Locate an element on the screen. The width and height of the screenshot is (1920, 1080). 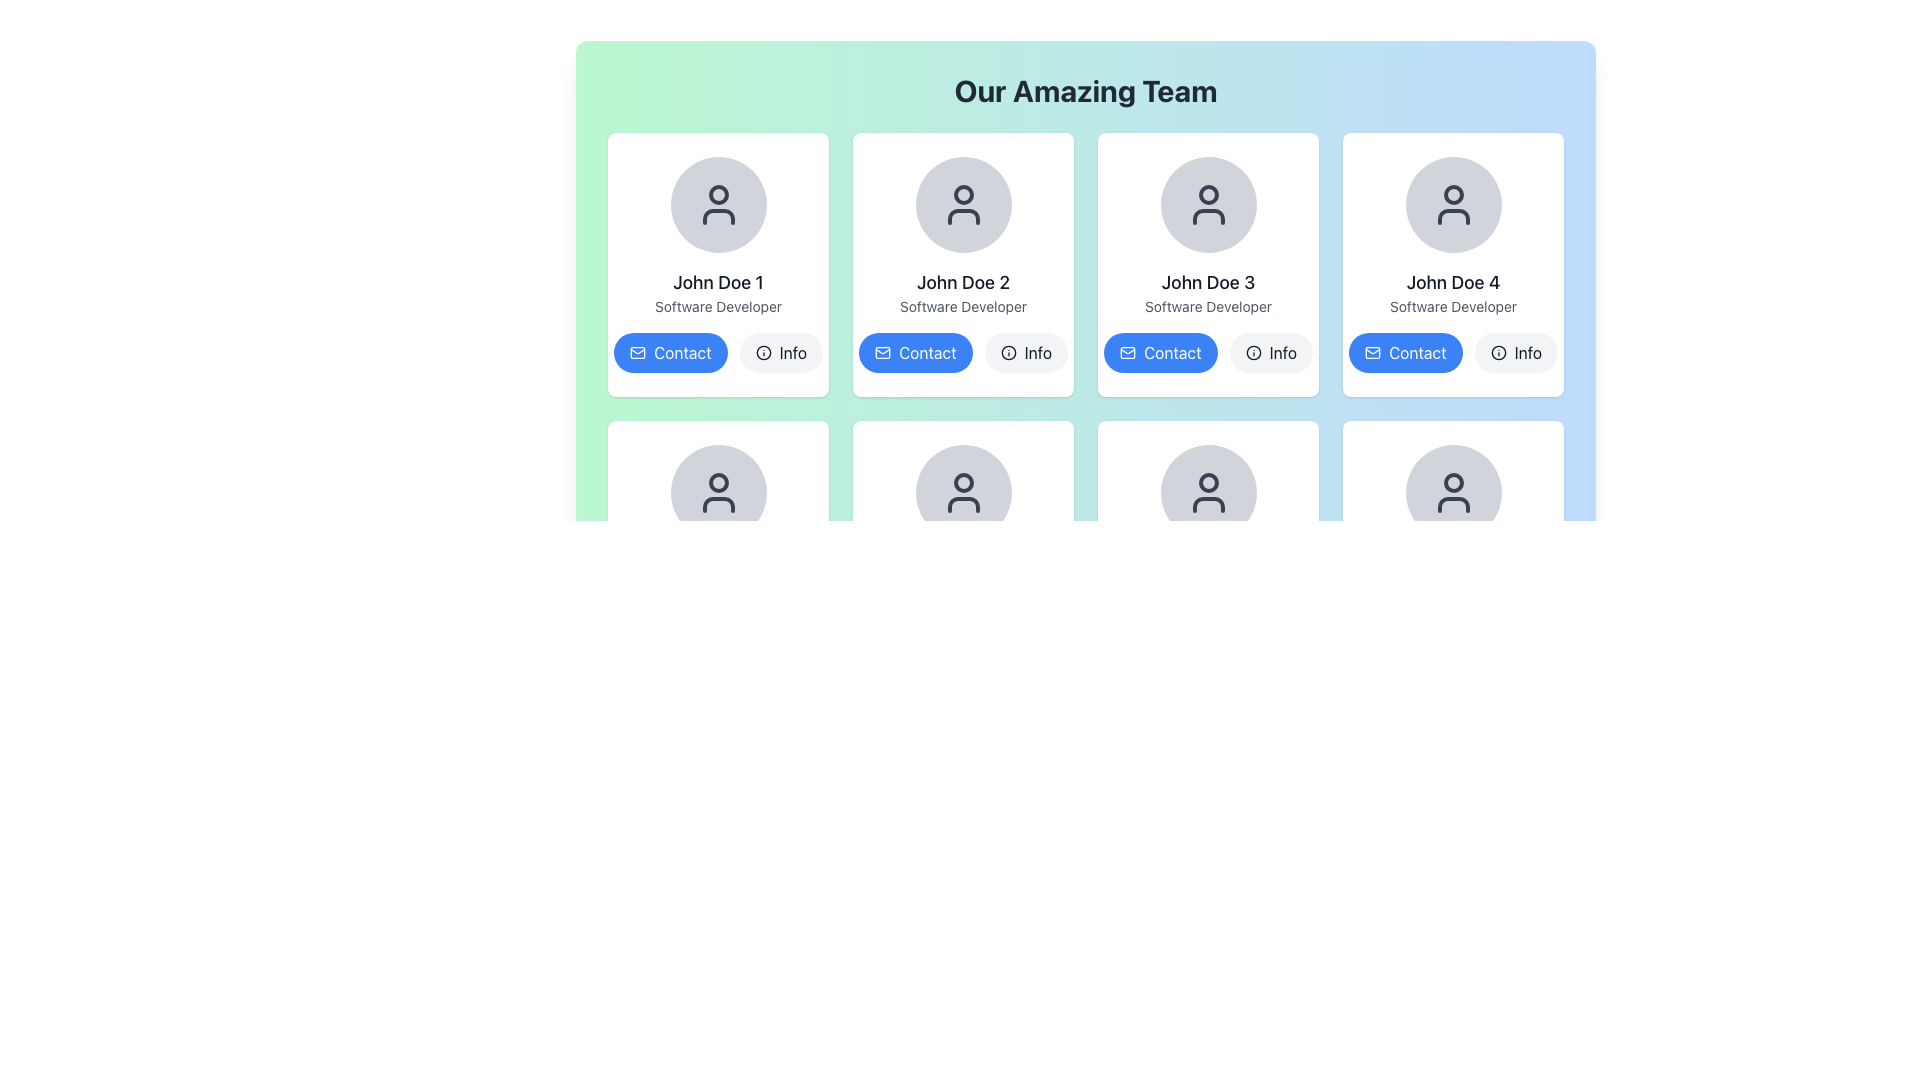
the circular user profile icon located in the fifth card of the second row in a 3x4 grid layout, directly below the profile card for 'John Doe 4' is located at coordinates (1453, 482).